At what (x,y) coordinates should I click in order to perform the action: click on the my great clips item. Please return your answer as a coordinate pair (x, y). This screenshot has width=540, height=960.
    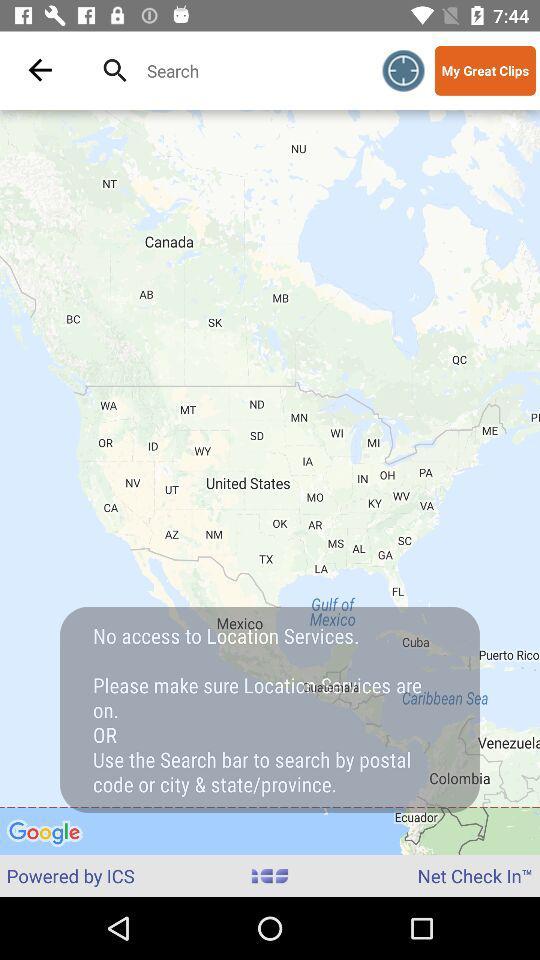
    Looking at the image, I should click on (484, 70).